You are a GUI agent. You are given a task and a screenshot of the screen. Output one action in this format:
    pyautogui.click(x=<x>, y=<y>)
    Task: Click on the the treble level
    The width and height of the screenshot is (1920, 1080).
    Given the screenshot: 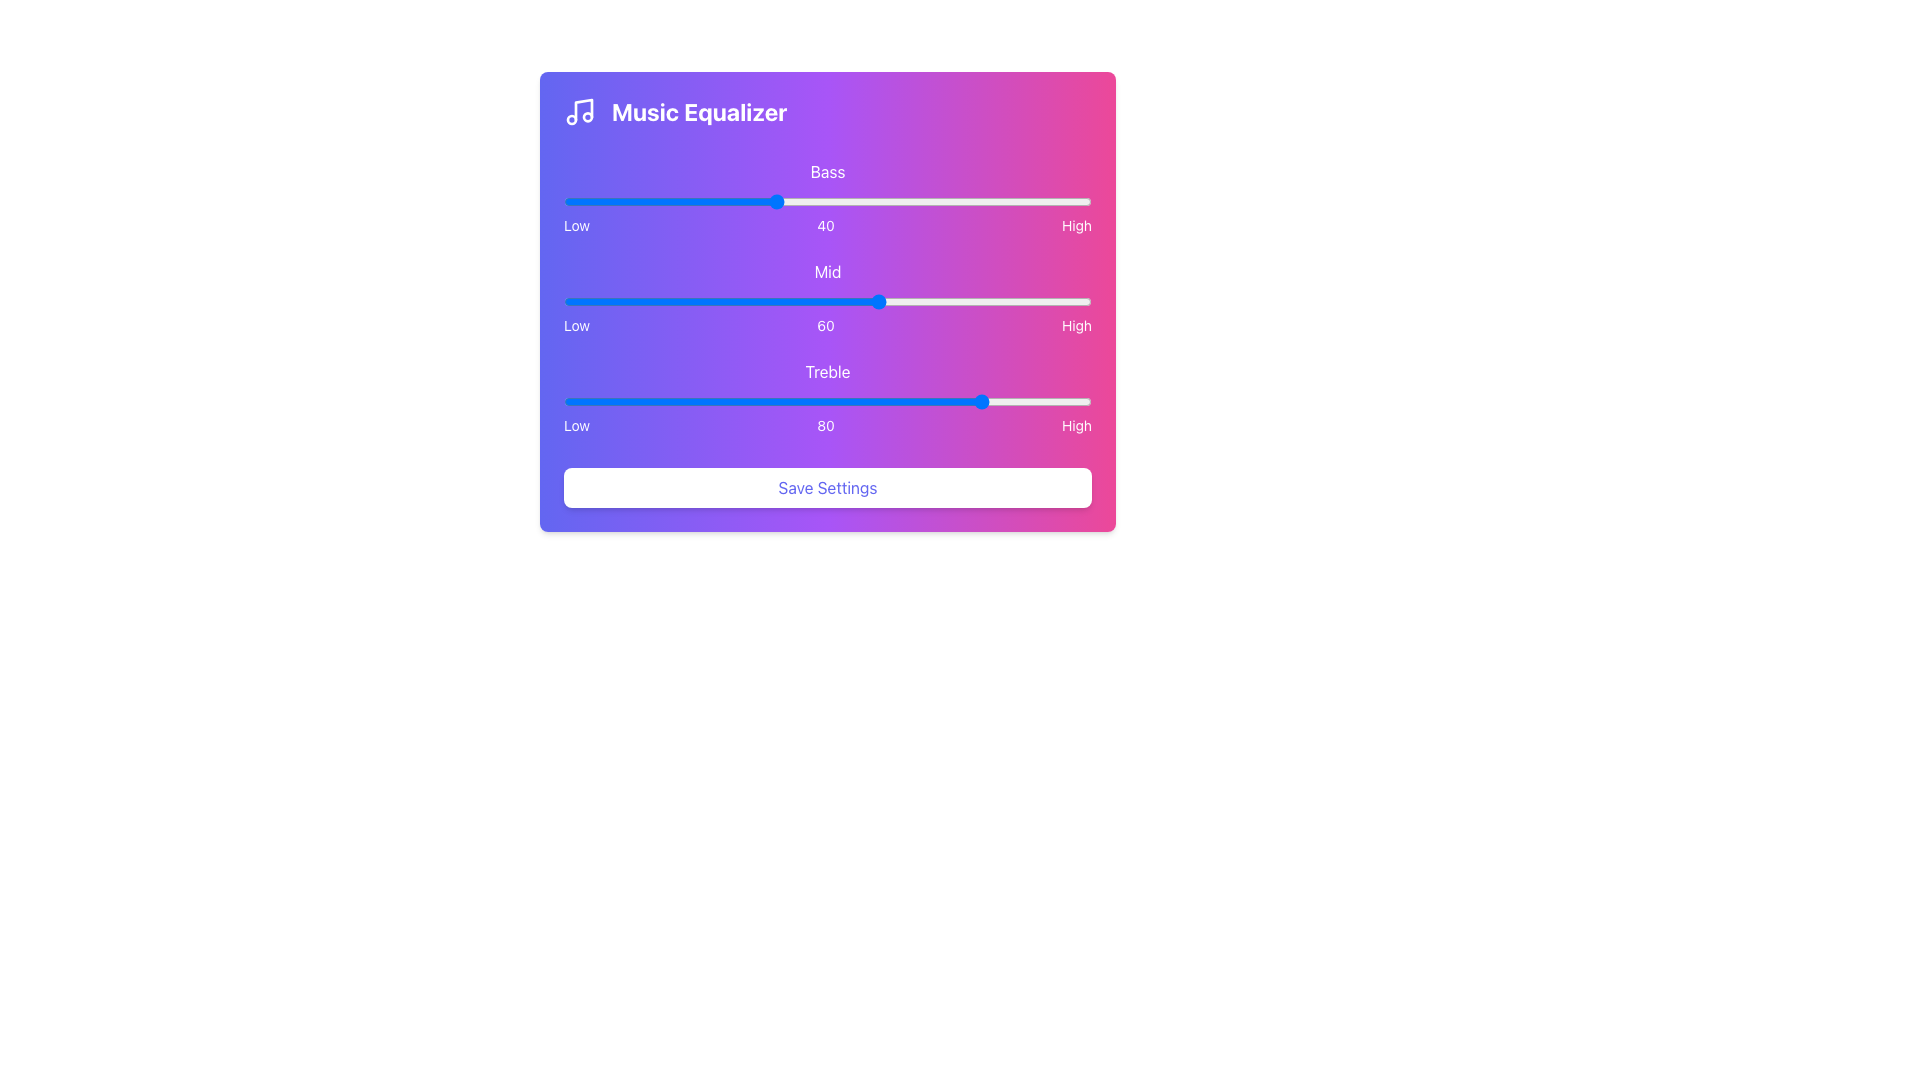 What is the action you would take?
    pyautogui.click(x=636, y=401)
    